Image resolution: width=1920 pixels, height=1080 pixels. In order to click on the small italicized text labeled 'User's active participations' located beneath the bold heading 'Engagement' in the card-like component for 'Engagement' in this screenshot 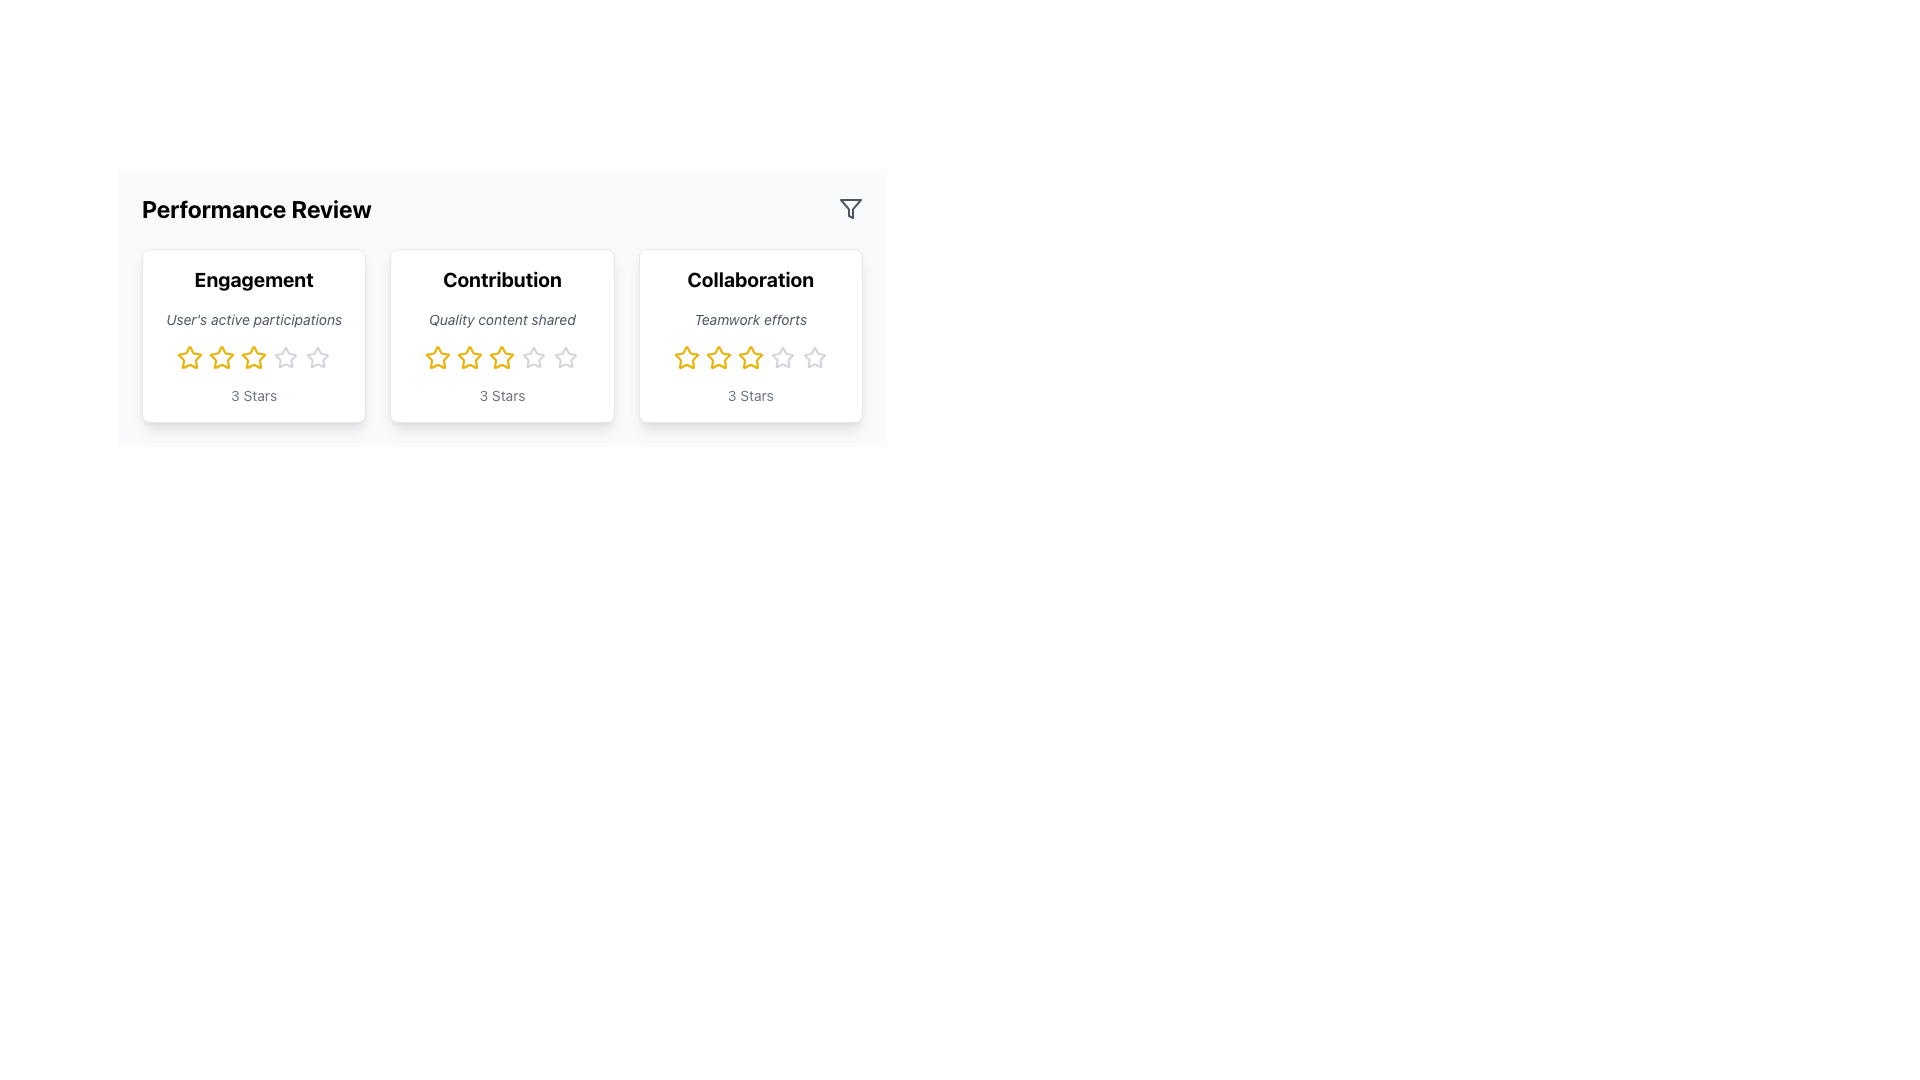, I will do `click(253, 319)`.